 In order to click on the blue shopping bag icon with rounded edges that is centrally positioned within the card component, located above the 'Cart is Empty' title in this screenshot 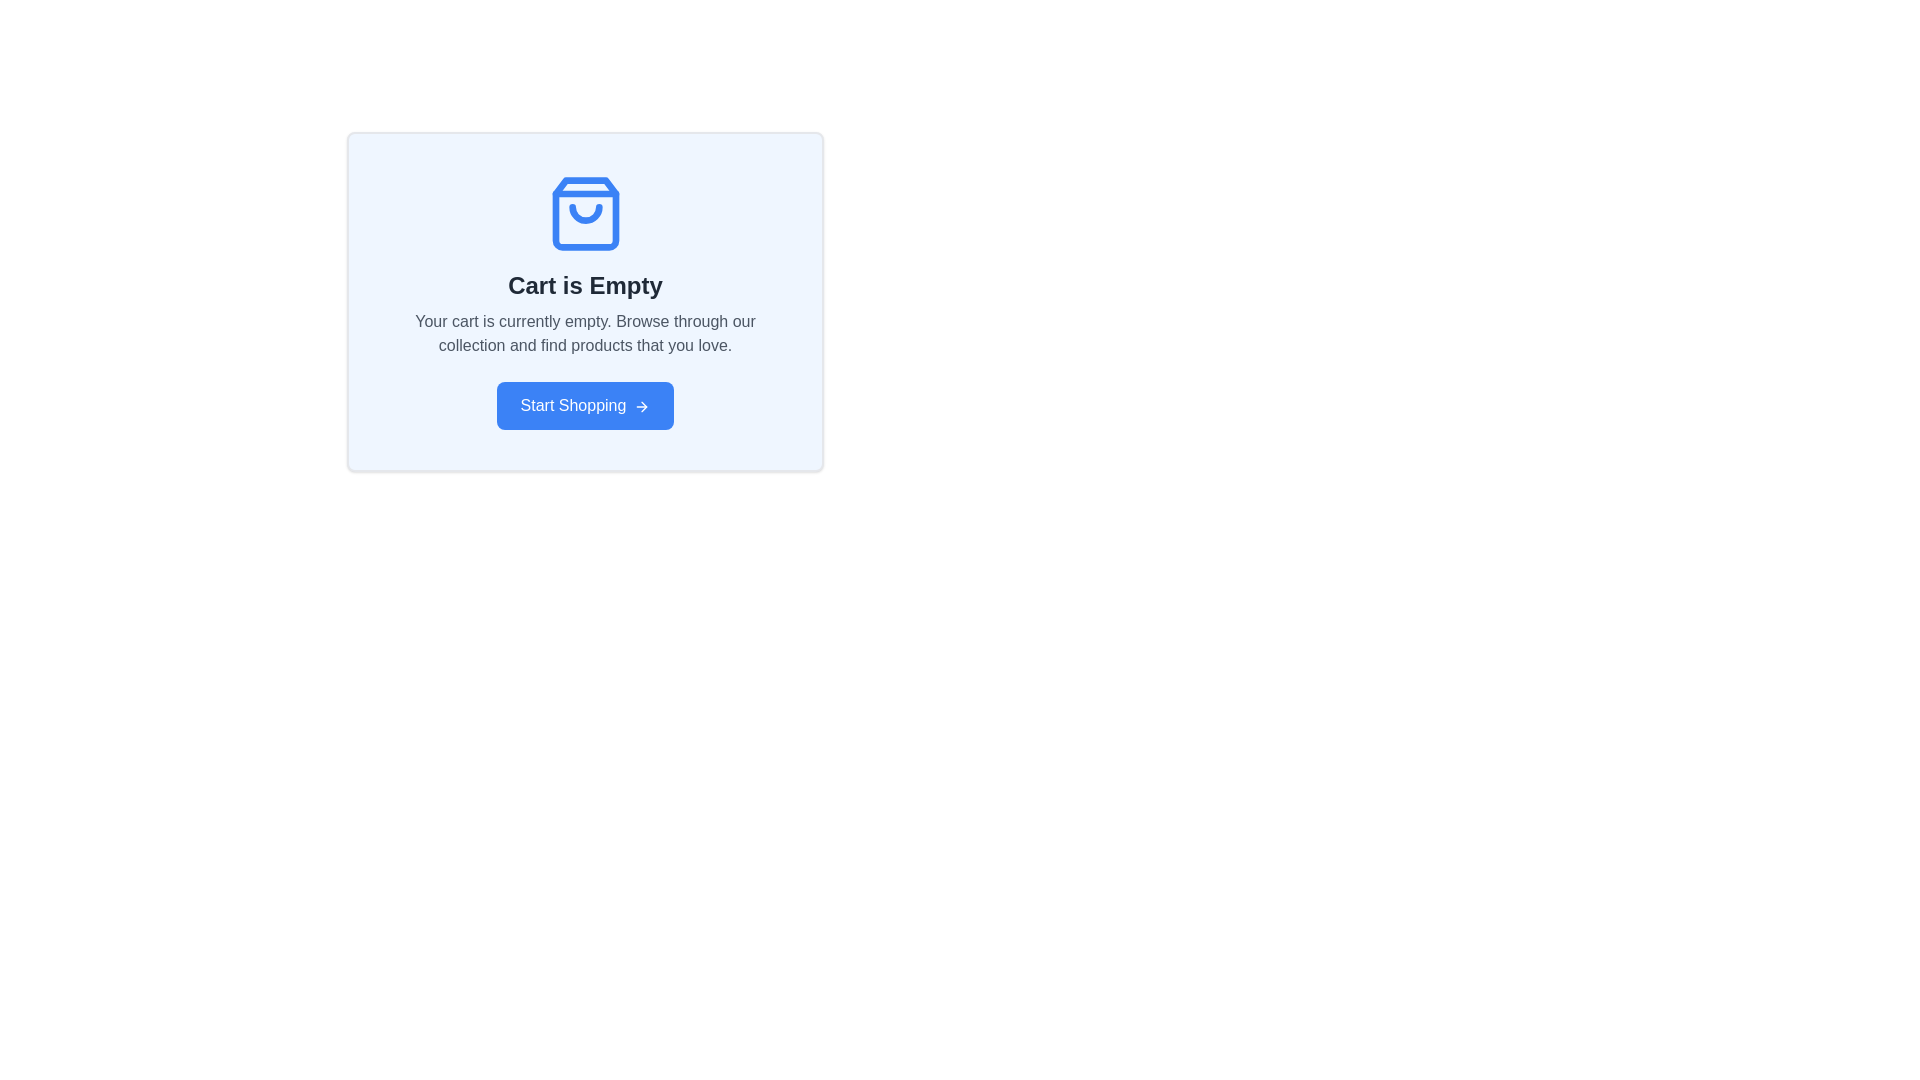, I will do `click(584, 213)`.